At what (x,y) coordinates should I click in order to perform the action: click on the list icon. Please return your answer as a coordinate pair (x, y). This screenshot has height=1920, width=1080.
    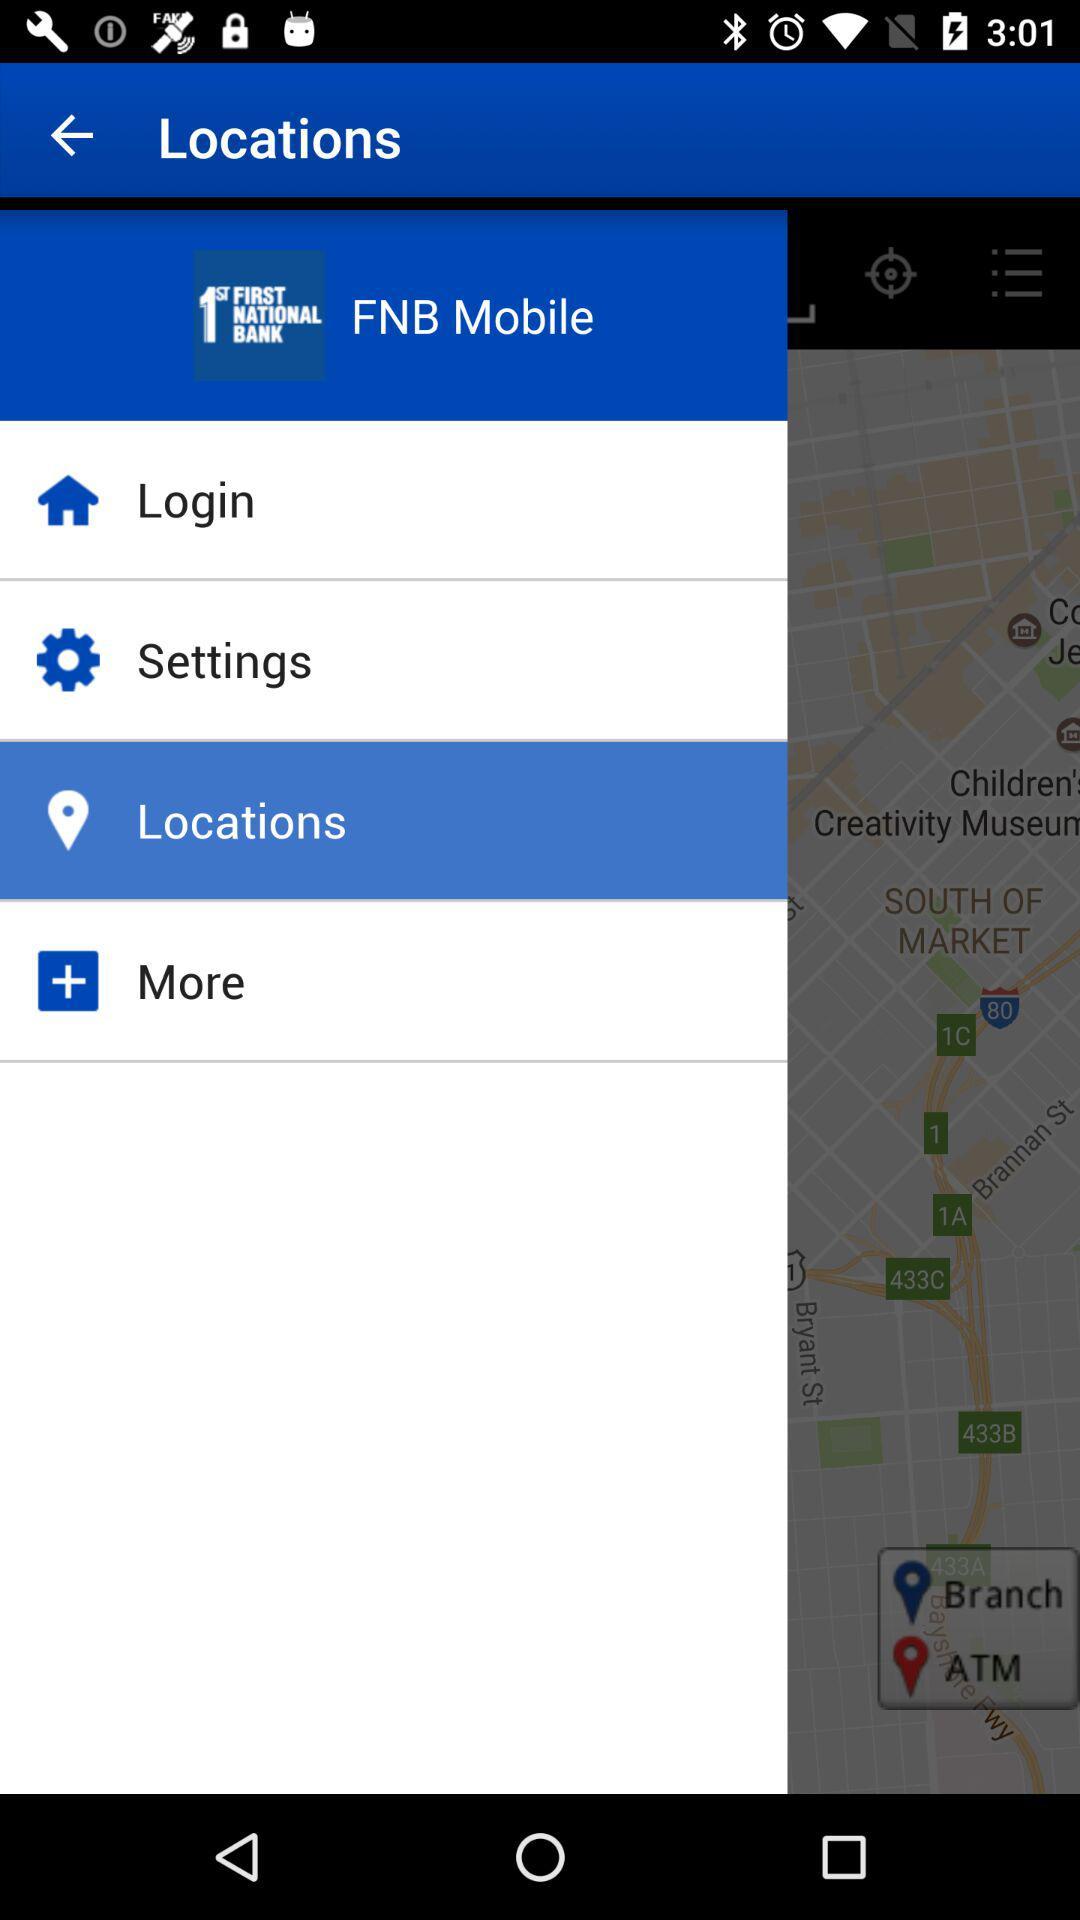
    Looking at the image, I should click on (1017, 272).